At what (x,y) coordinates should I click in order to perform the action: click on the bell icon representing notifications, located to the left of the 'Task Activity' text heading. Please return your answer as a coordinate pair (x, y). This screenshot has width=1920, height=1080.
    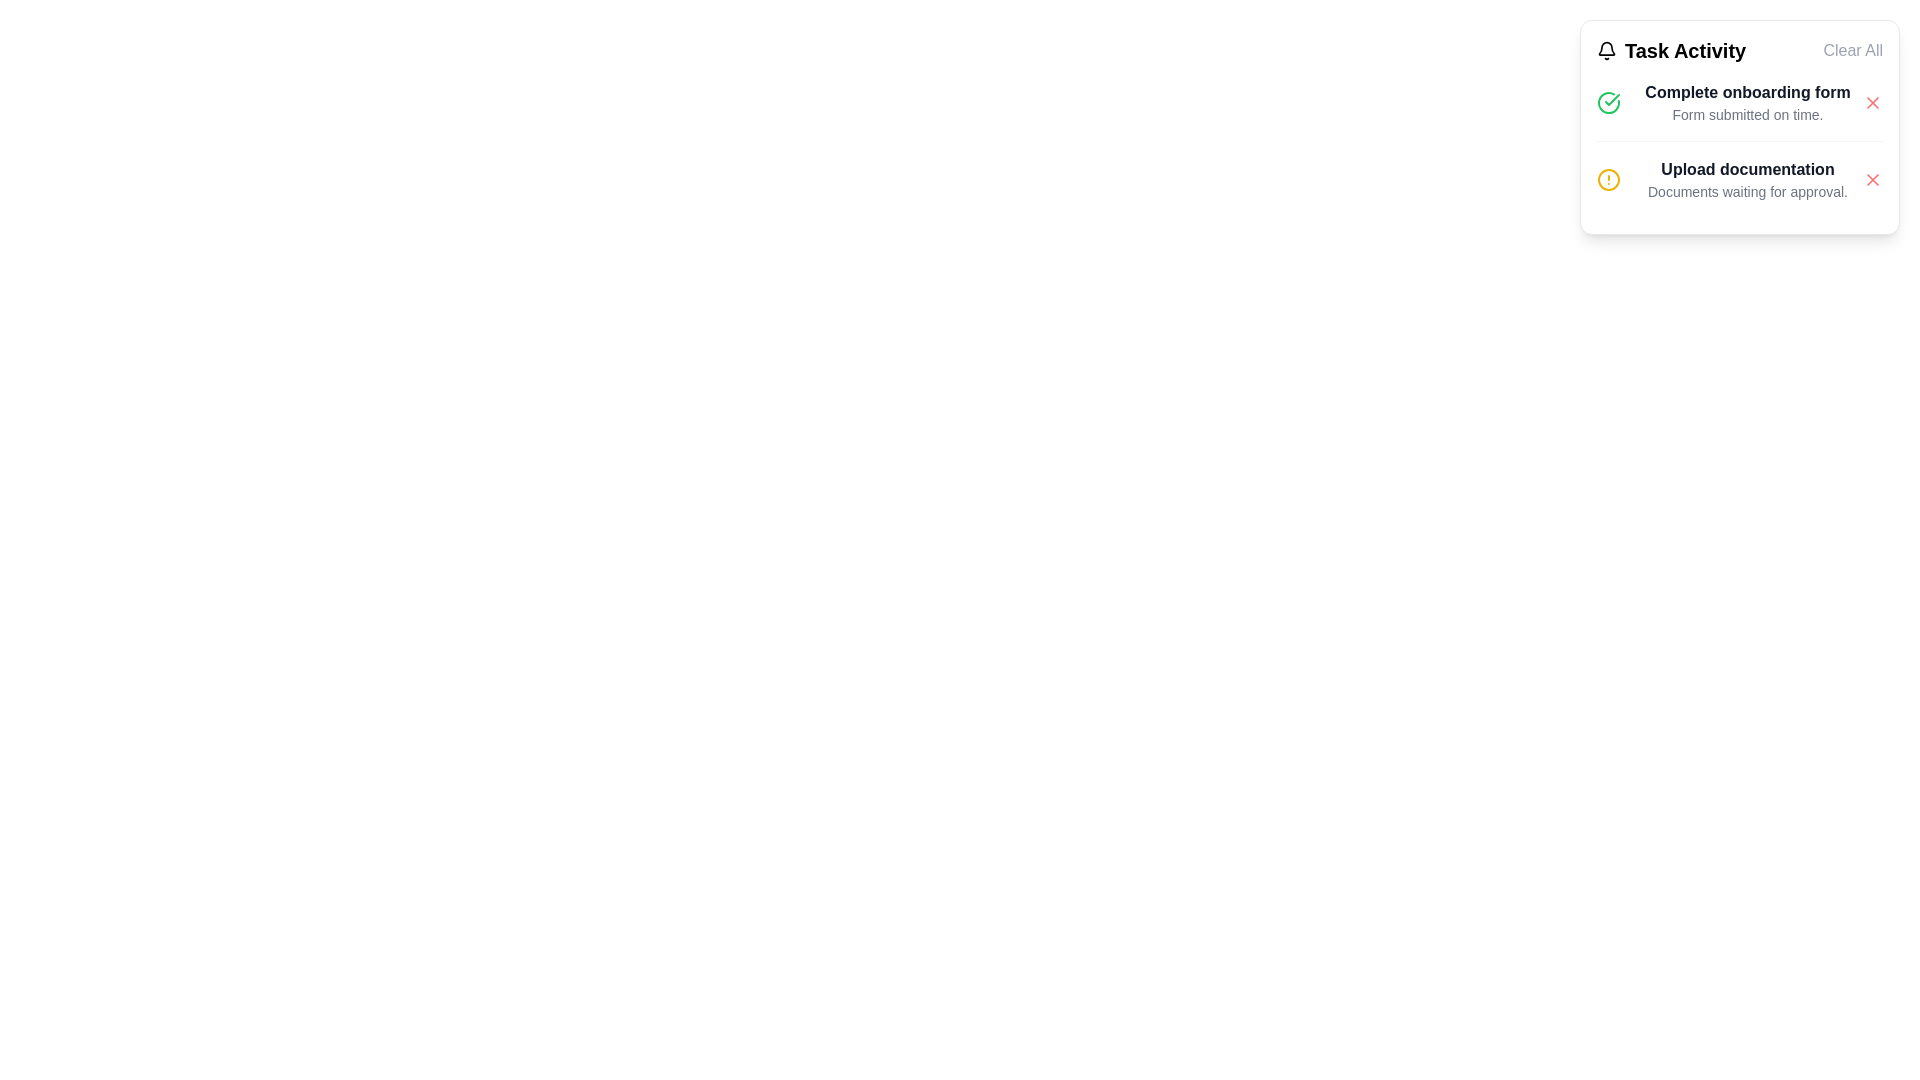
    Looking at the image, I should click on (1607, 49).